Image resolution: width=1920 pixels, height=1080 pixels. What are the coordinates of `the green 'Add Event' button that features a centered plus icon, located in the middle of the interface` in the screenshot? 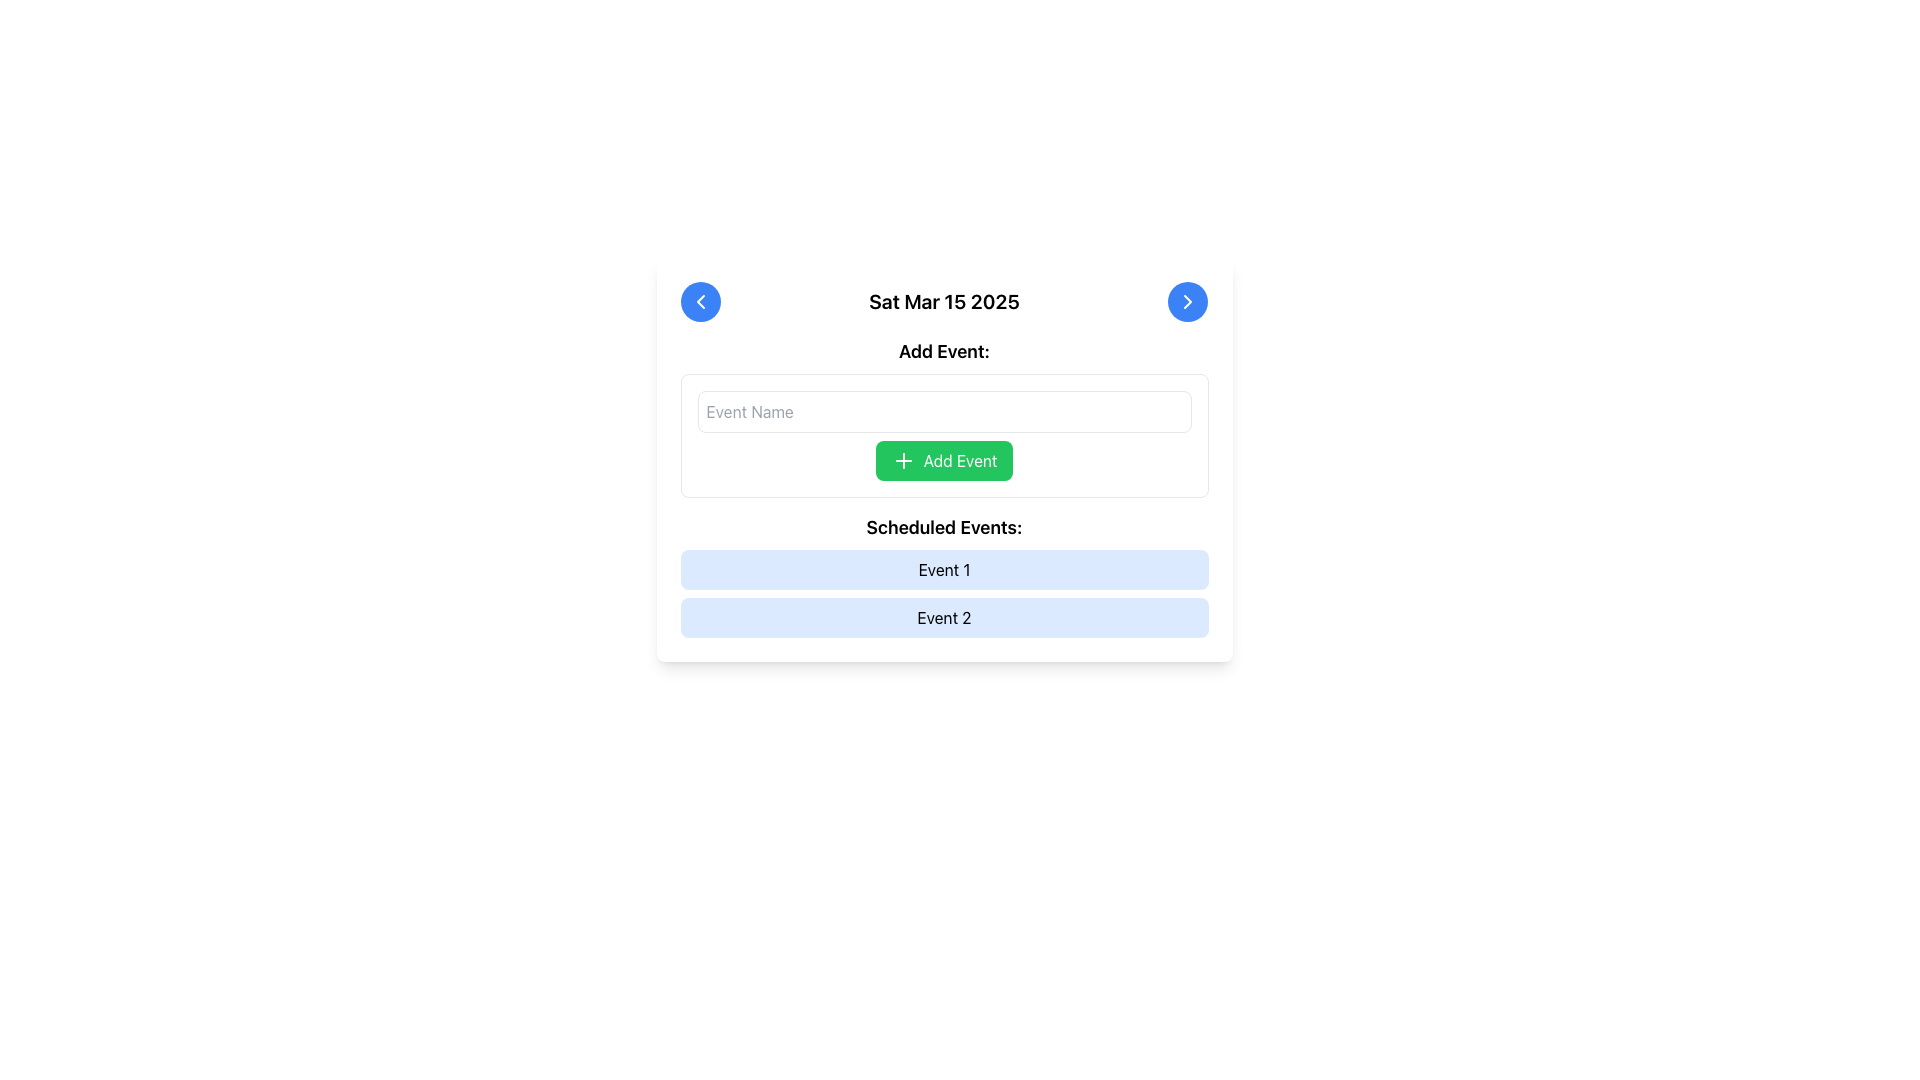 It's located at (902, 461).